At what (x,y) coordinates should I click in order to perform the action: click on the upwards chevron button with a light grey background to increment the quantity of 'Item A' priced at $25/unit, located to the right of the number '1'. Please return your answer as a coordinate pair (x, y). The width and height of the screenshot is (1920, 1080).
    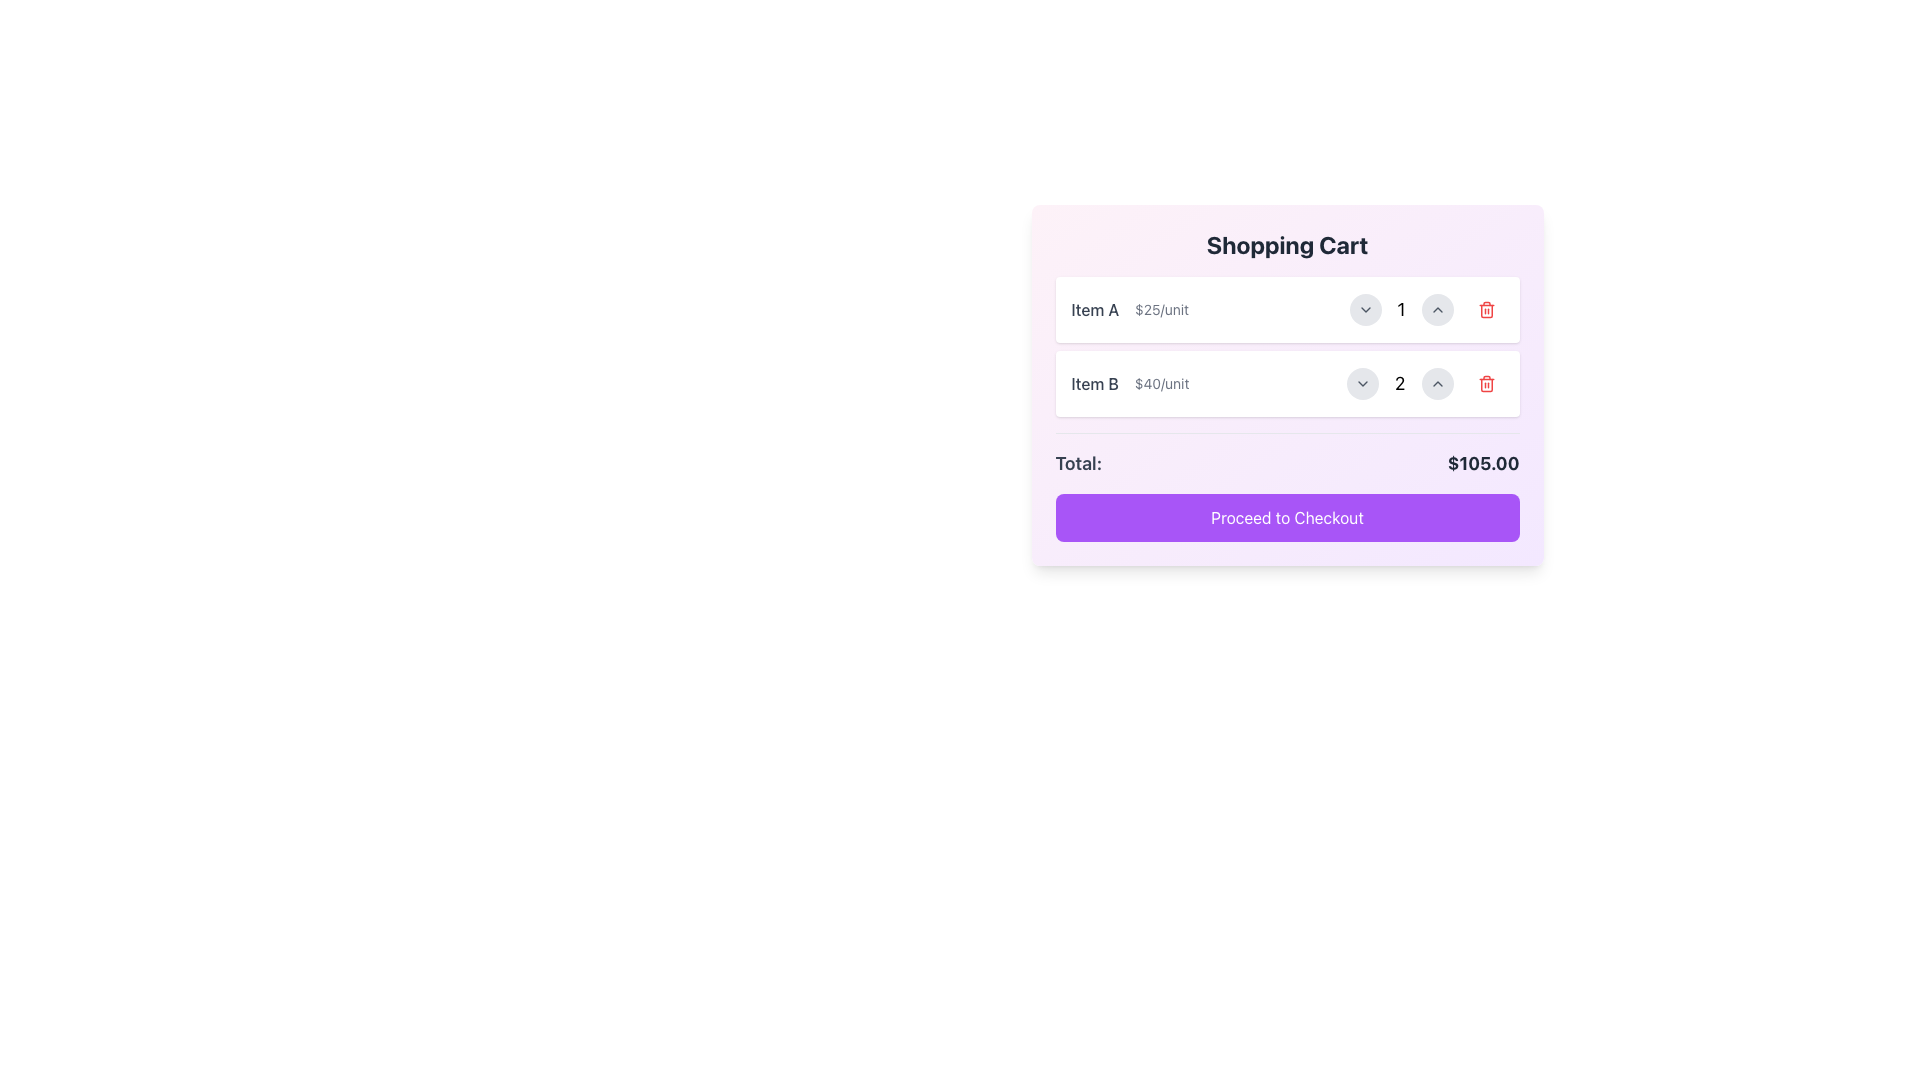
    Looking at the image, I should click on (1425, 309).